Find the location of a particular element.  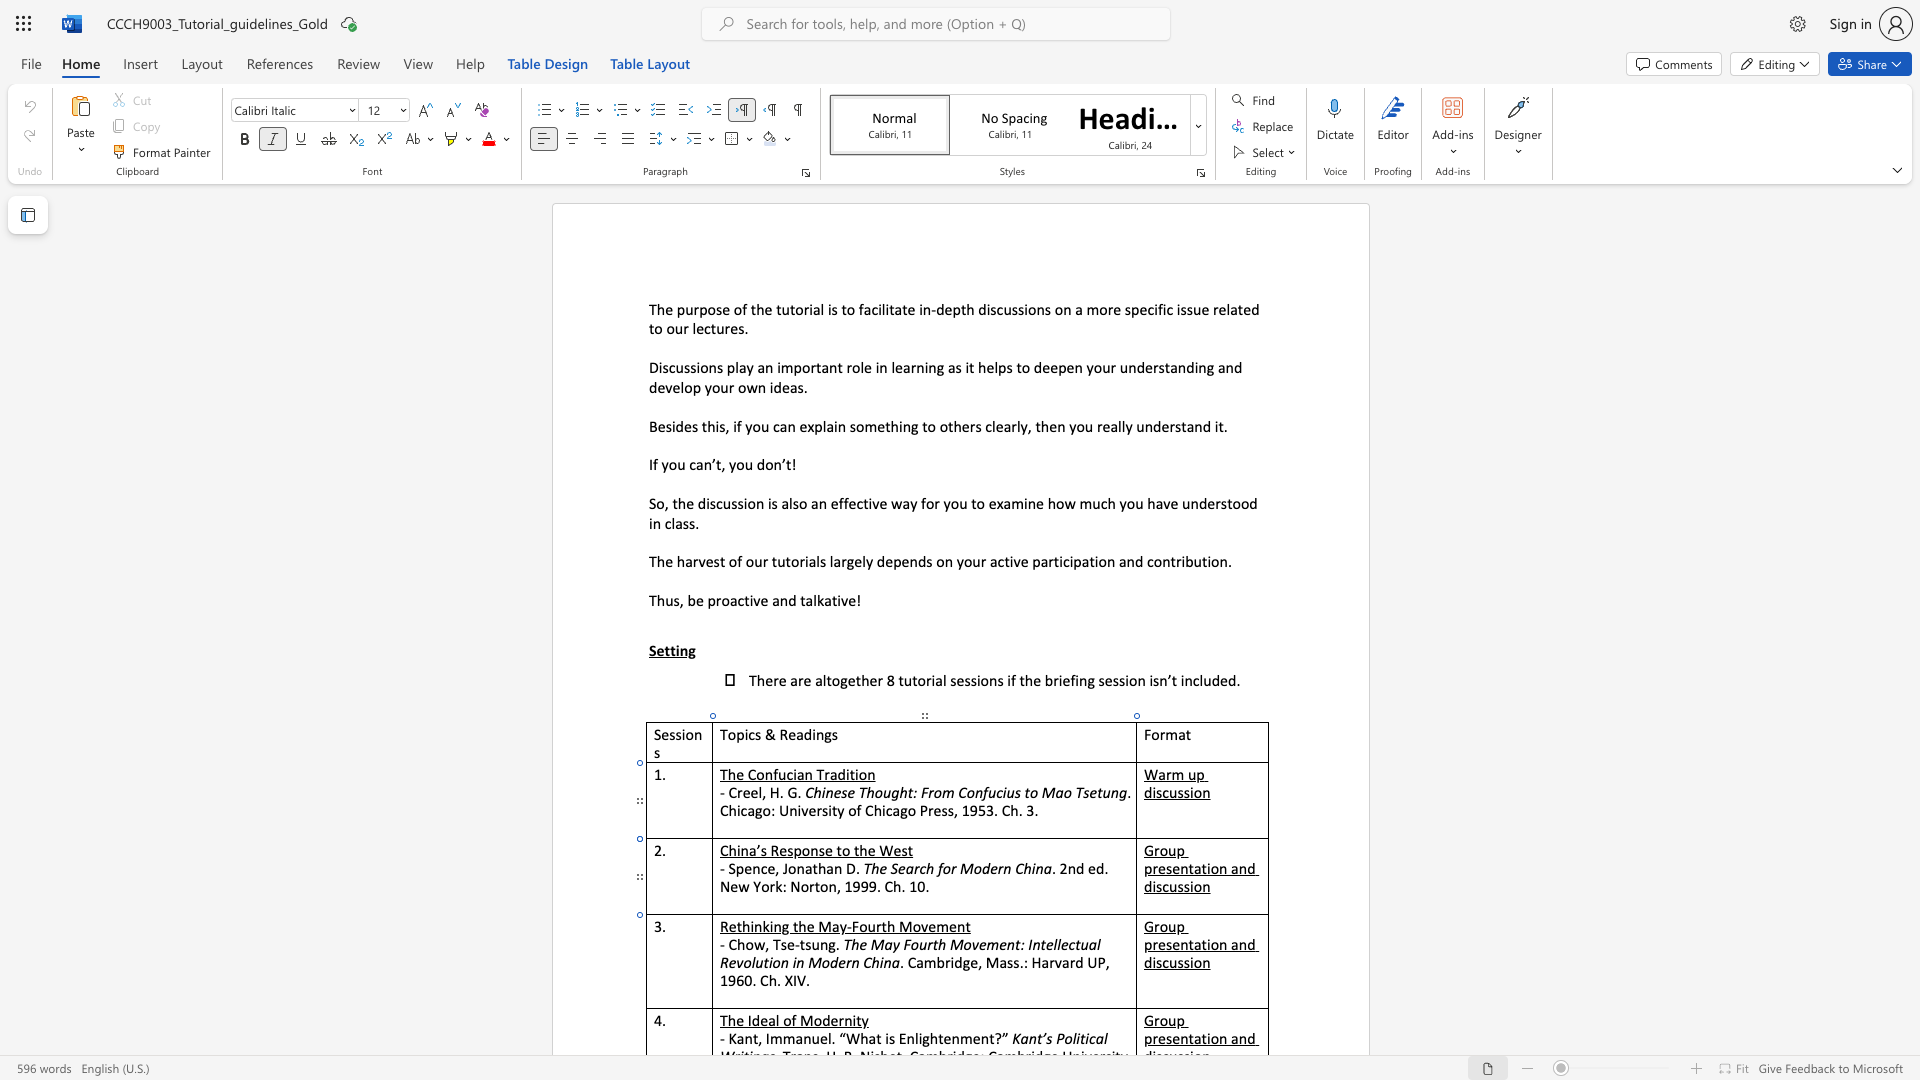

the space between the continuous character "s" and "e" in the text is located at coordinates (786, 944).